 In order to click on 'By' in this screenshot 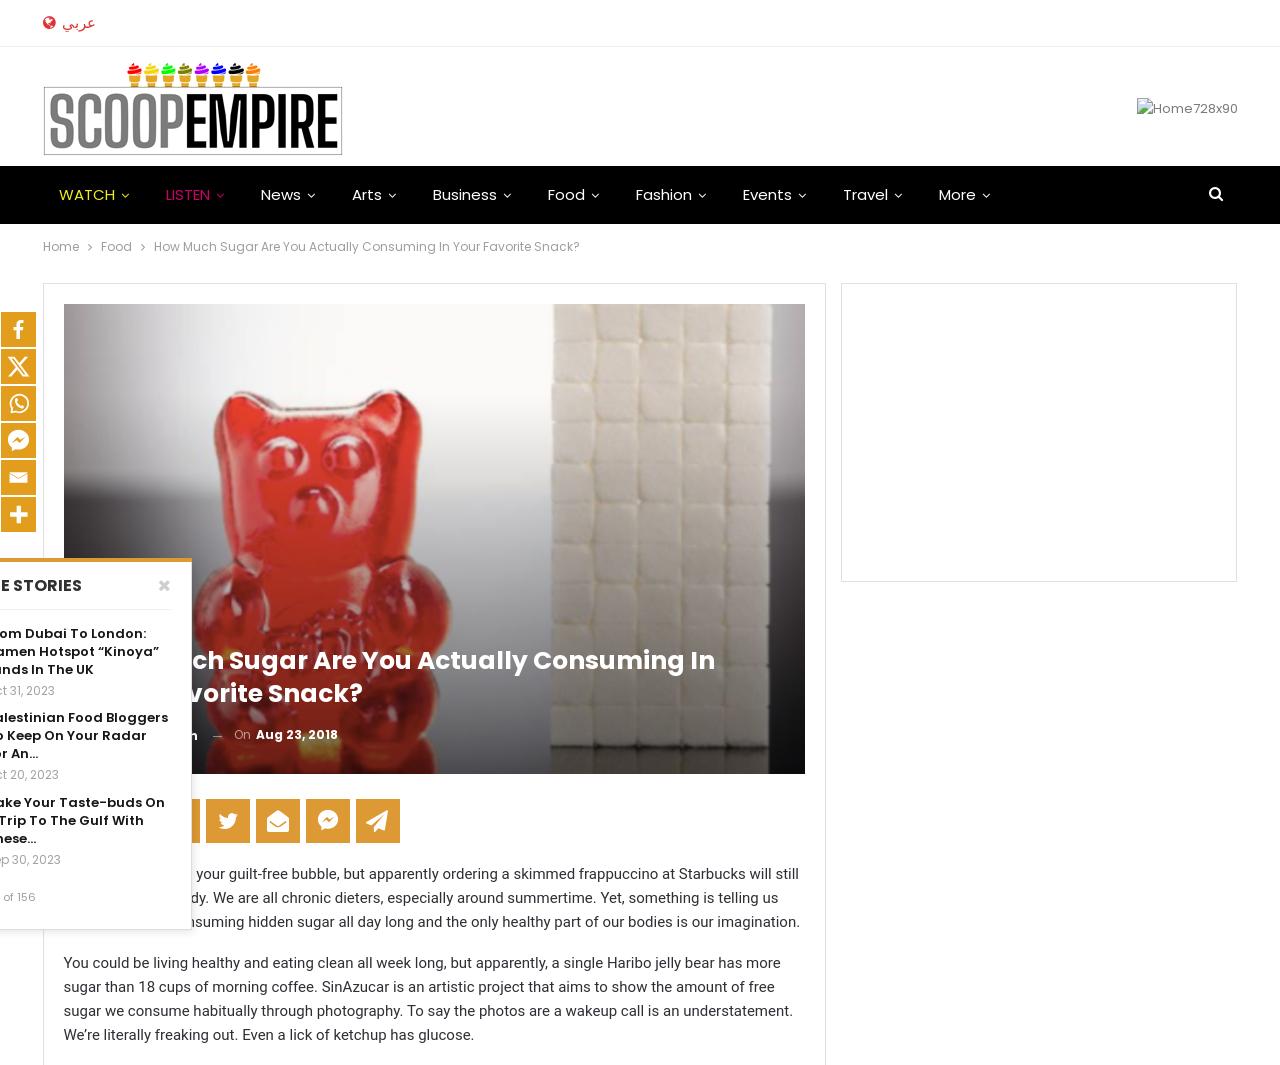, I will do `click(87, 735)`.